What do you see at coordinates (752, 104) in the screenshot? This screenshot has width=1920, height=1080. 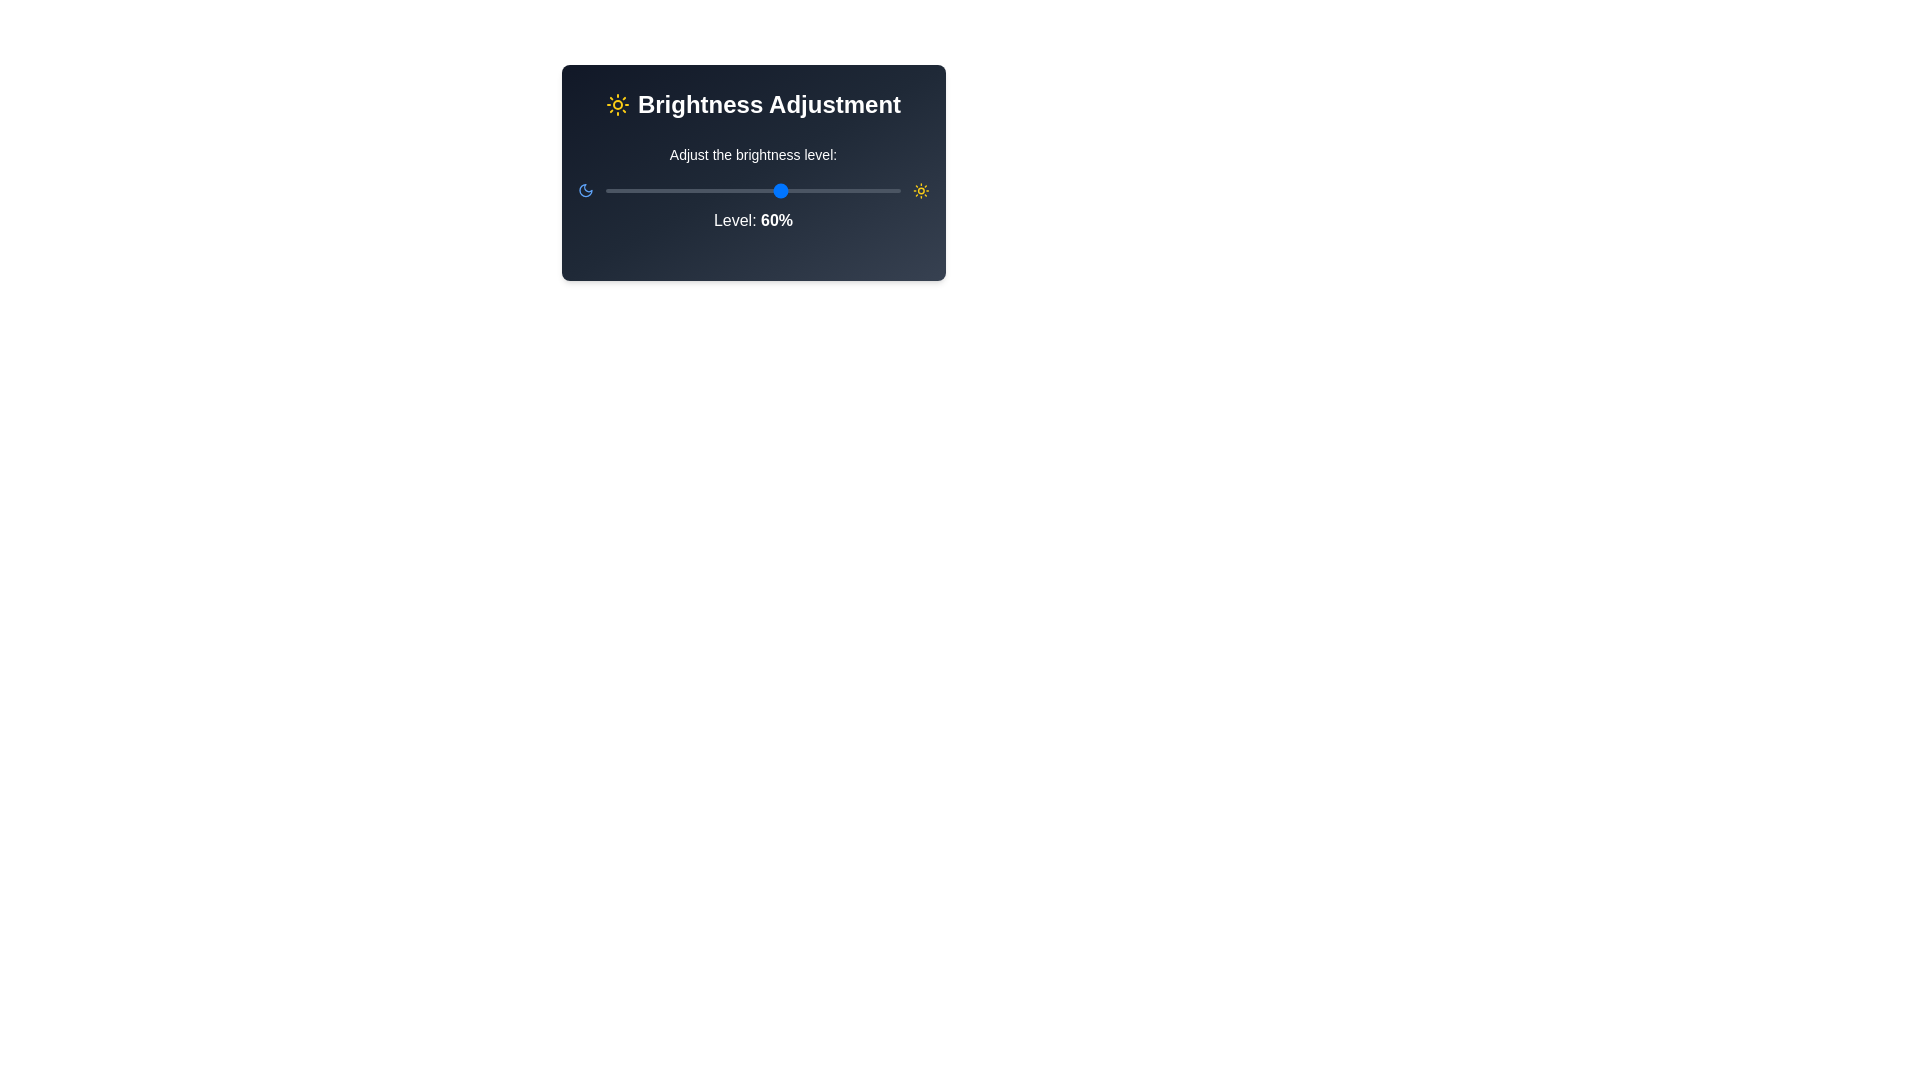 I see `the brightness adjustment title label located at the top-center of the card interface` at bounding box center [752, 104].